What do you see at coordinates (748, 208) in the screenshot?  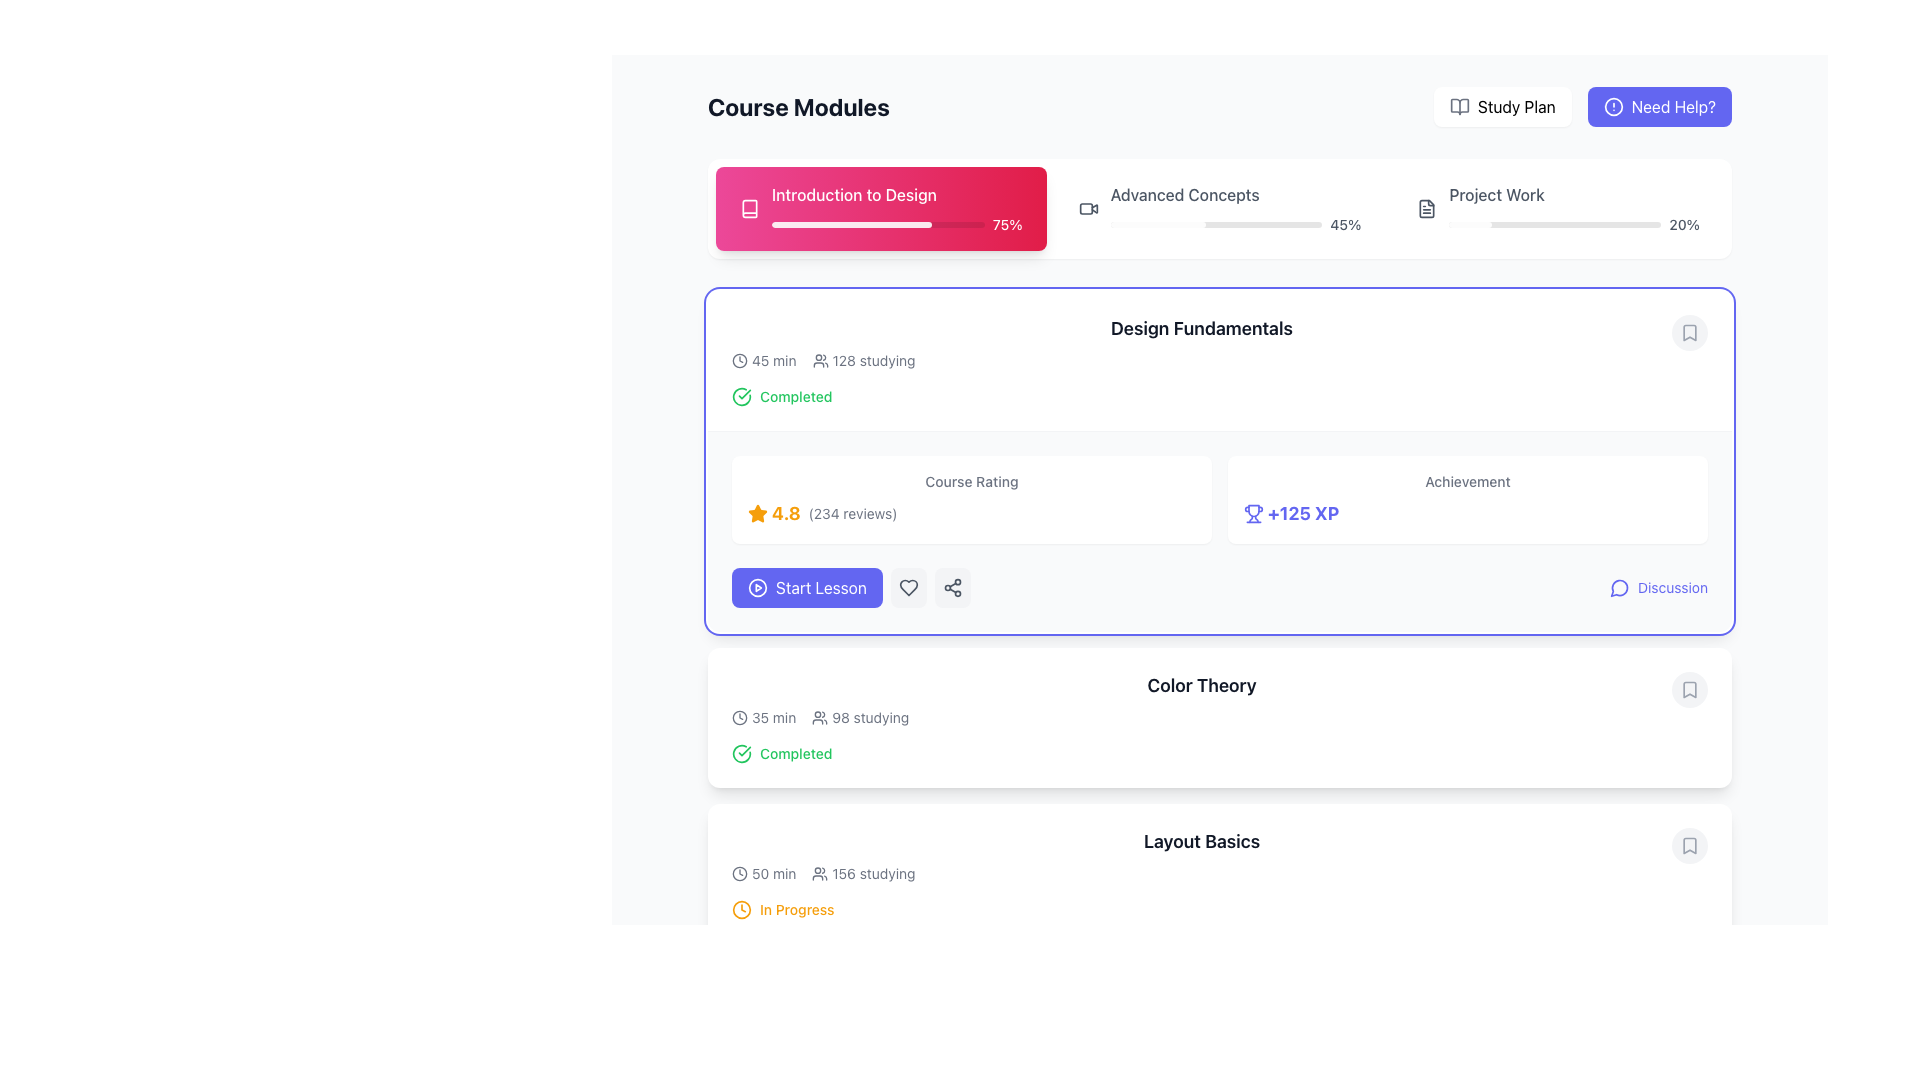 I see `the book icon located in the top-left segment of the 'Introduction to Design' panel, before the text and progress indicator` at bounding box center [748, 208].